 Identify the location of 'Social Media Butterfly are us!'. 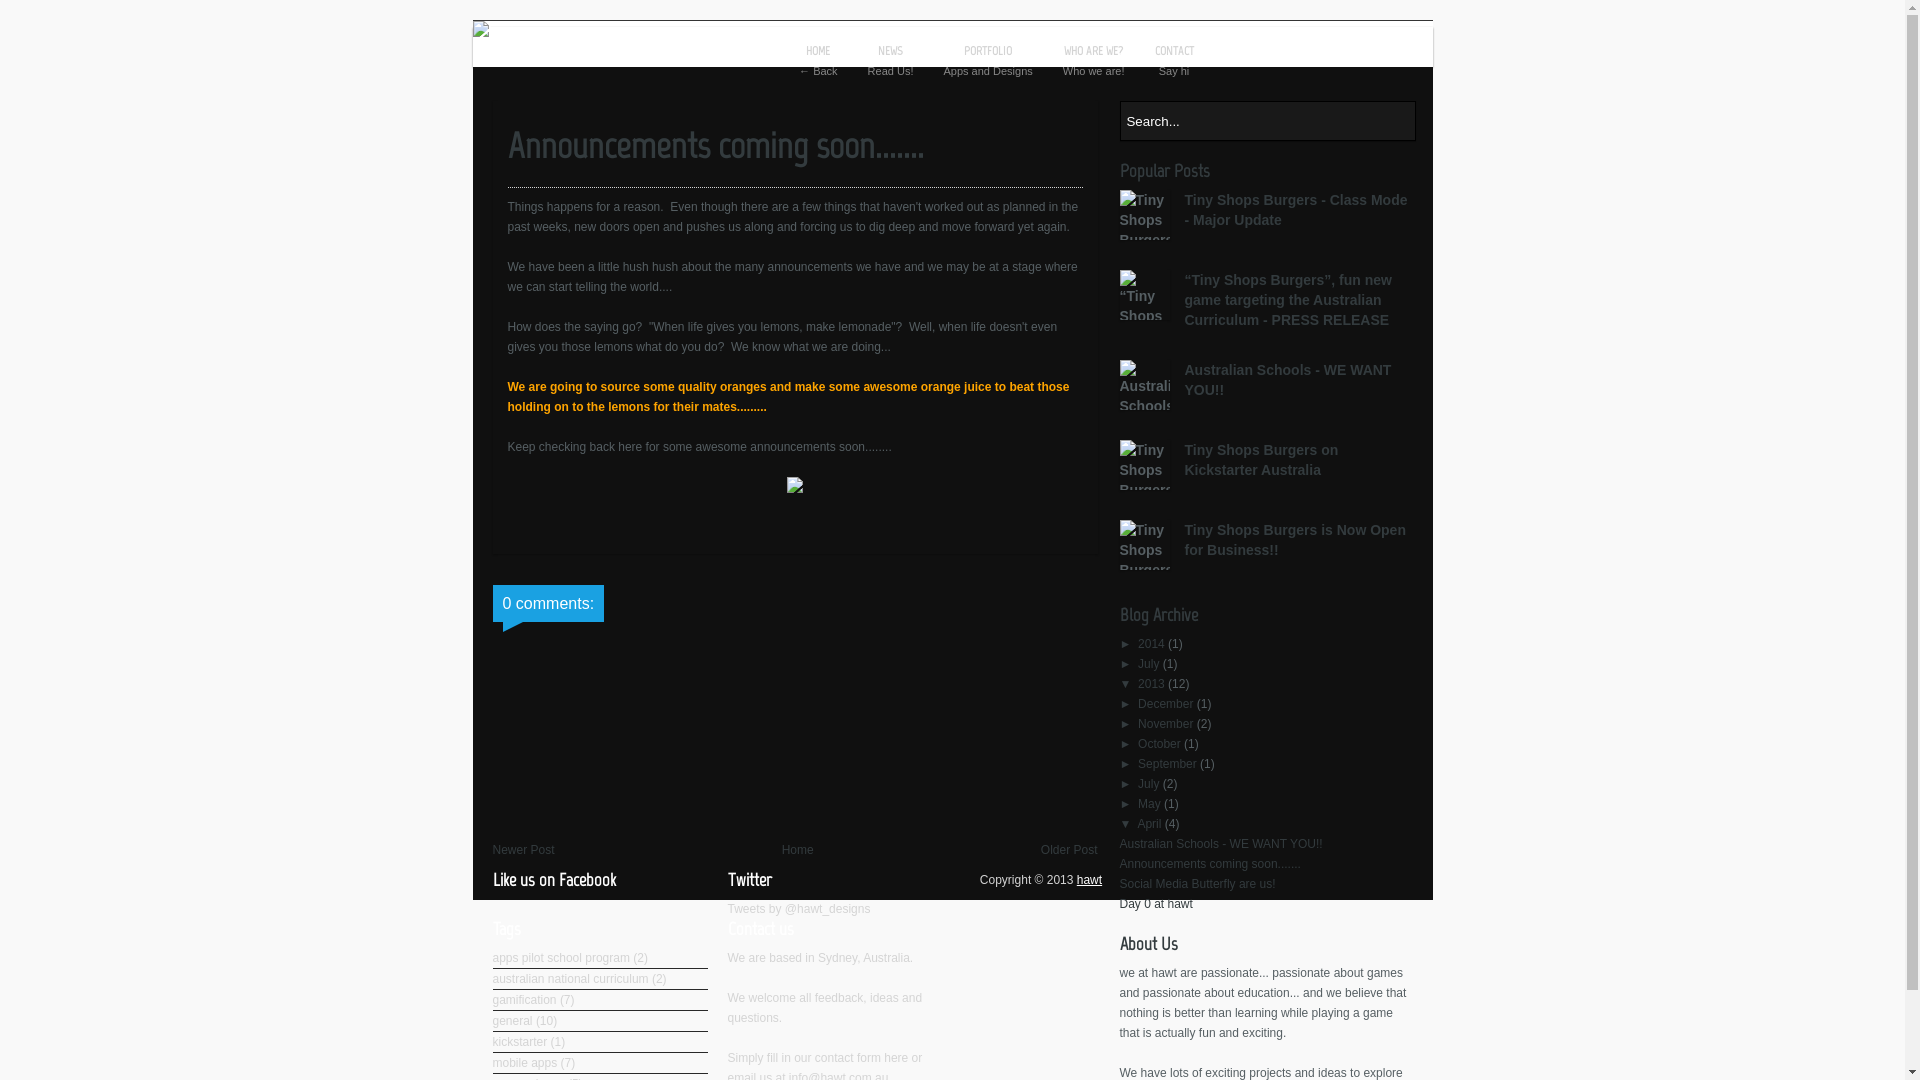
(1118, 882).